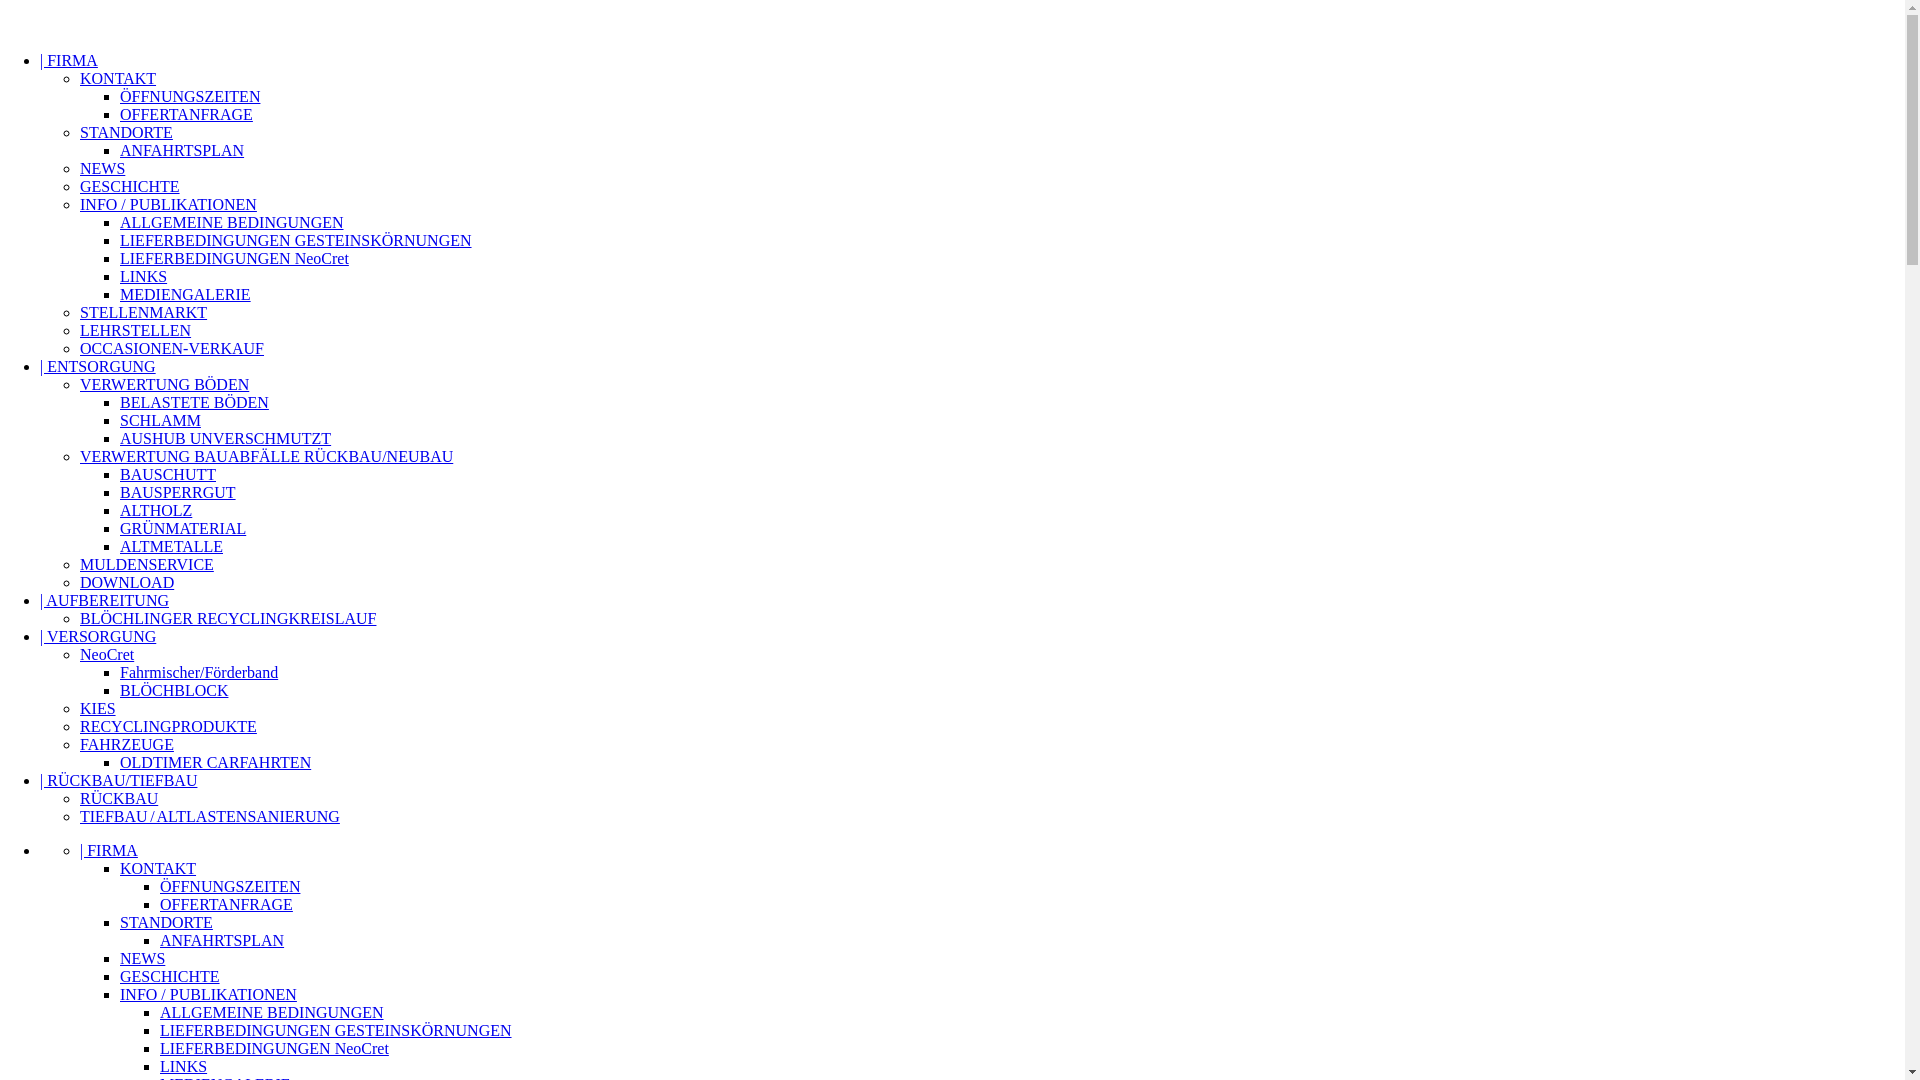 Image resolution: width=1920 pixels, height=1080 pixels. I want to click on 'KONTAKT', so click(117, 77).